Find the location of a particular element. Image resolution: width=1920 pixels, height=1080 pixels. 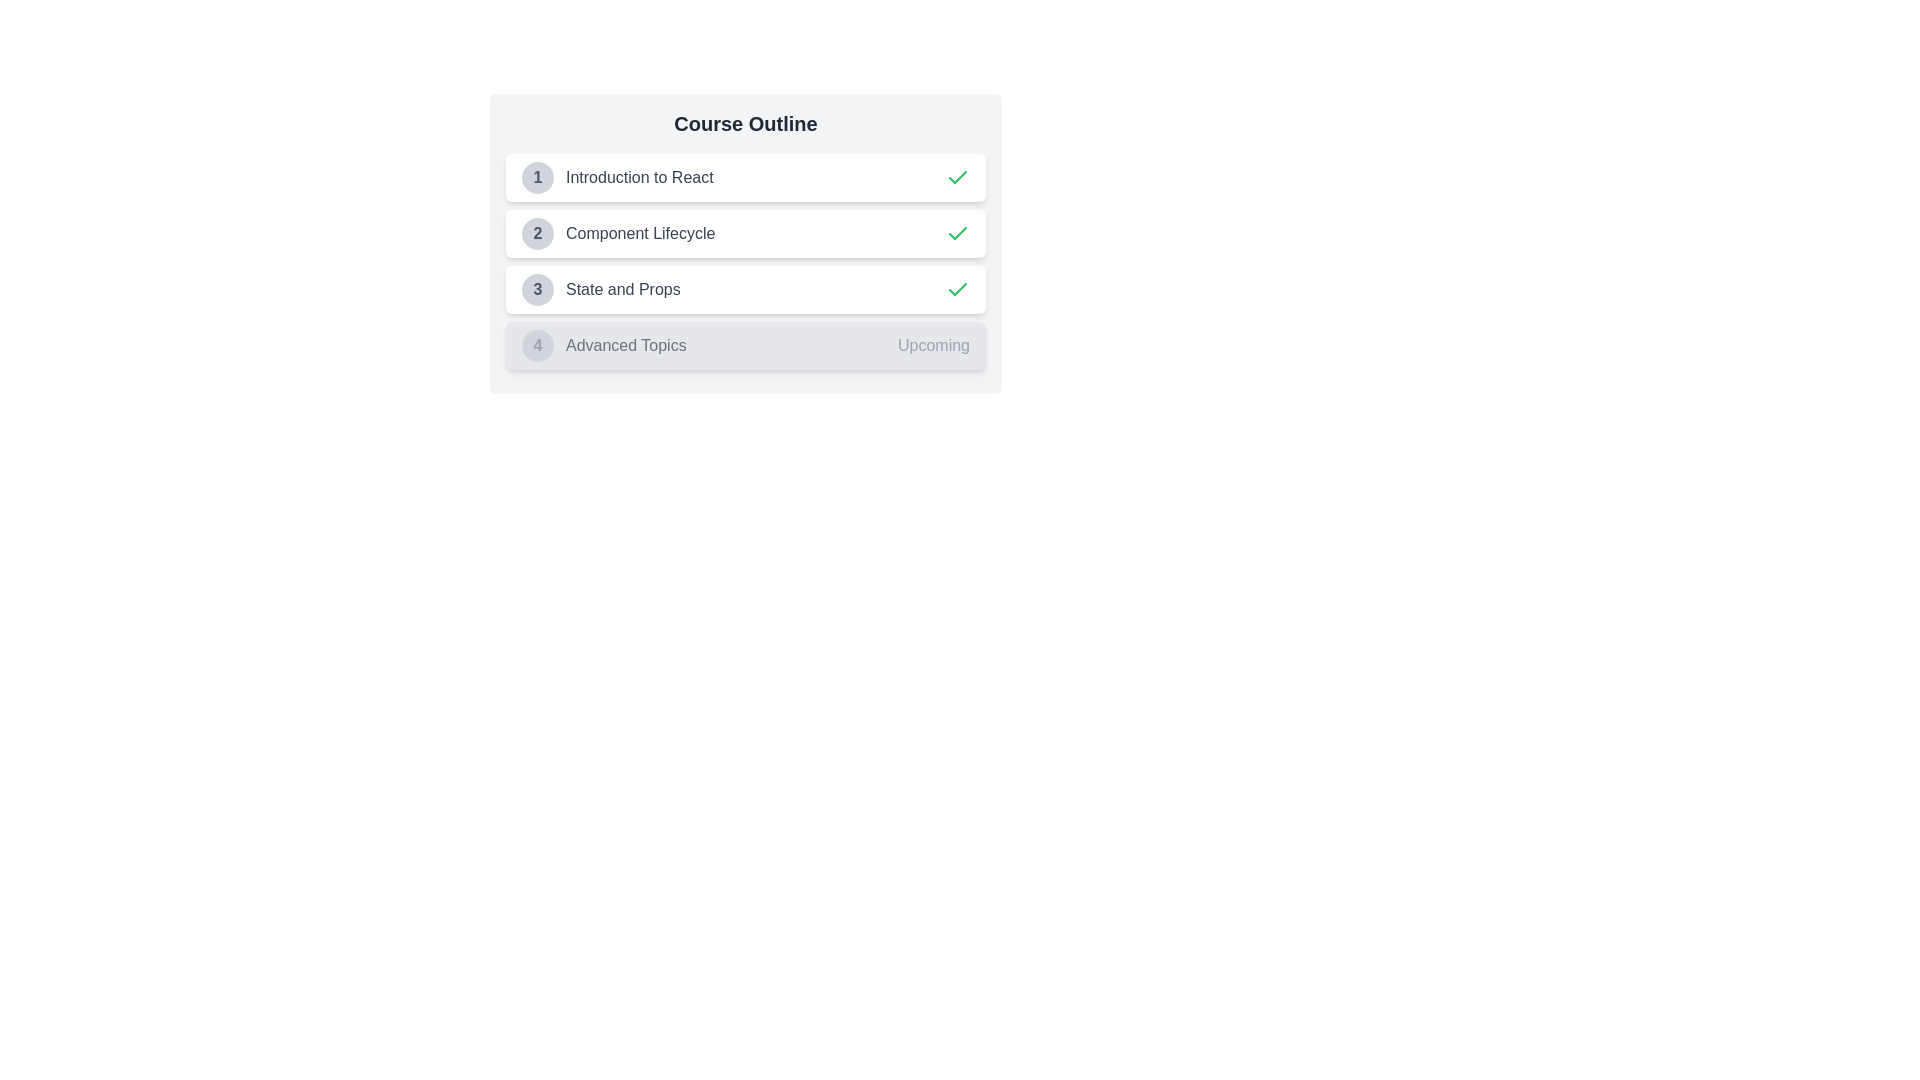

the circular button-like indicator with a gray background and the numeral '4' centered within it, located in the bottom left section of the 'Advanced Topics' item in the 'Course Outline' is located at coordinates (537, 345).